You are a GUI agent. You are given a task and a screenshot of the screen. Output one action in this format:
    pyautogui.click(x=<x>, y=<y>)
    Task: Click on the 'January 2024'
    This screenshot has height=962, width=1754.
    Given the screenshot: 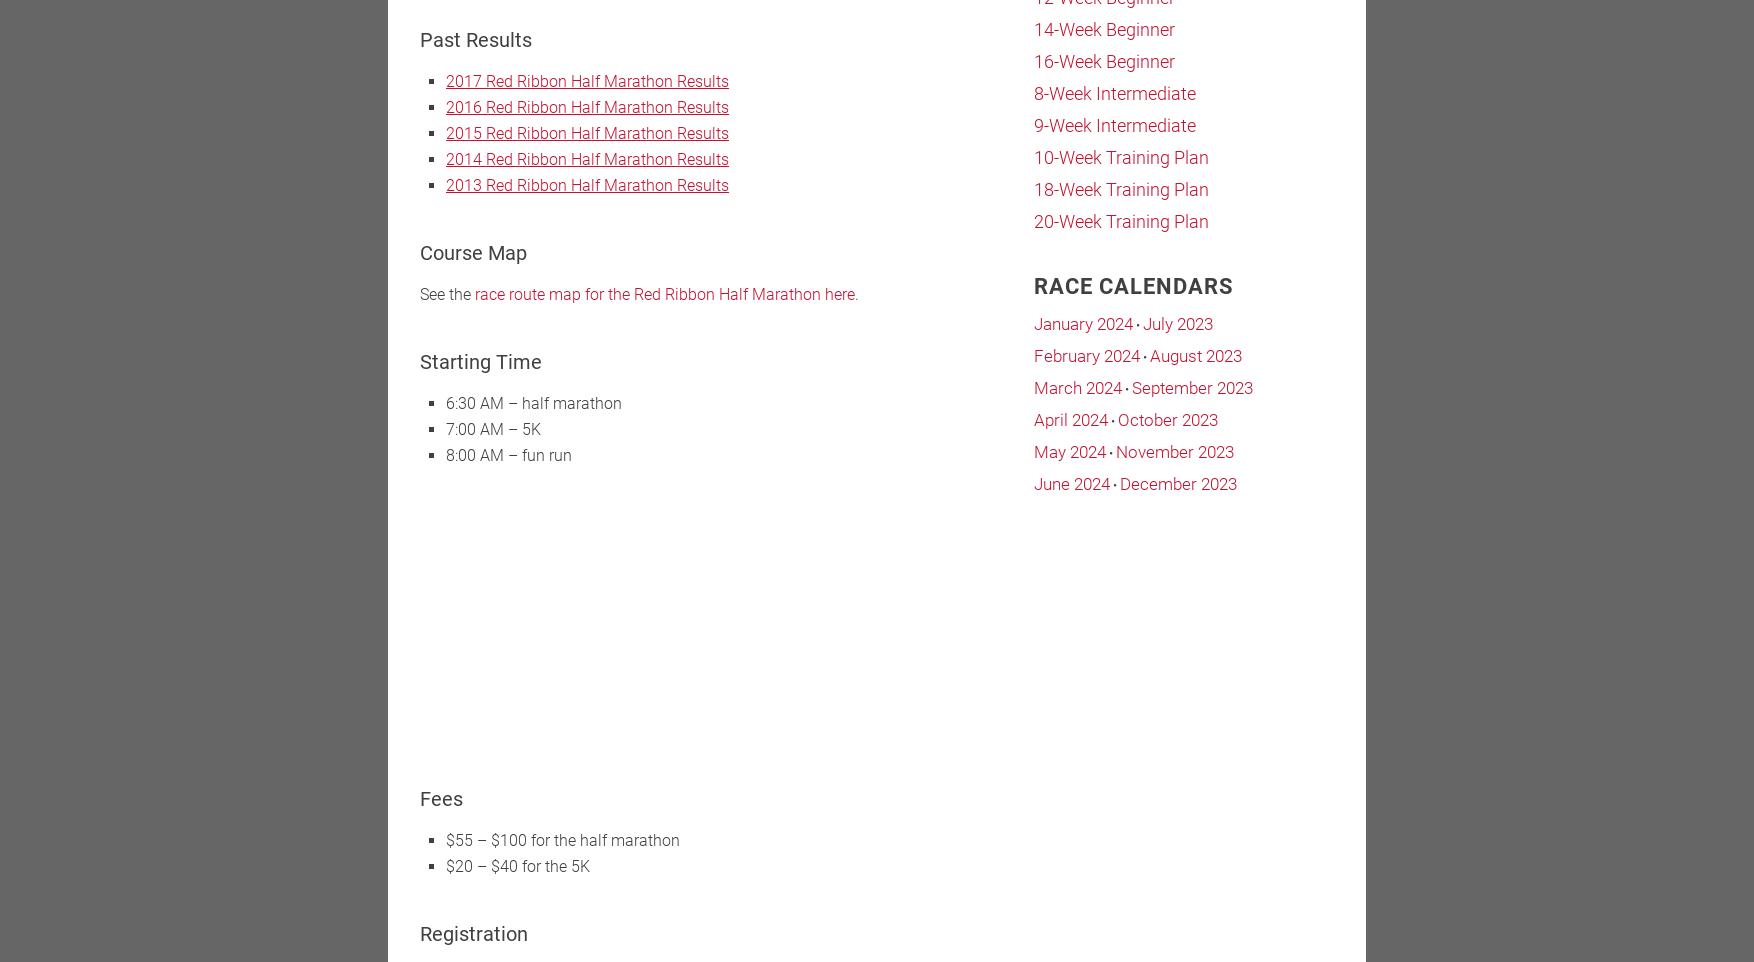 What is the action you would take?
    pyautogui.click(x=1083, y=323)
    